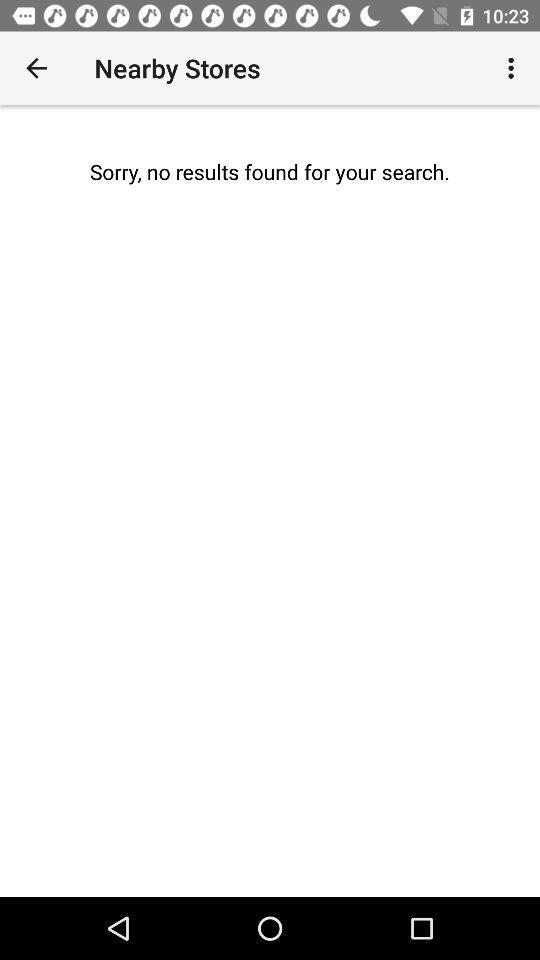 This screenshot has width=540, height=960. Describe the element at coordinates (513, 68) in the screenshot. I see `the item next to nearby stores icon` at that location.